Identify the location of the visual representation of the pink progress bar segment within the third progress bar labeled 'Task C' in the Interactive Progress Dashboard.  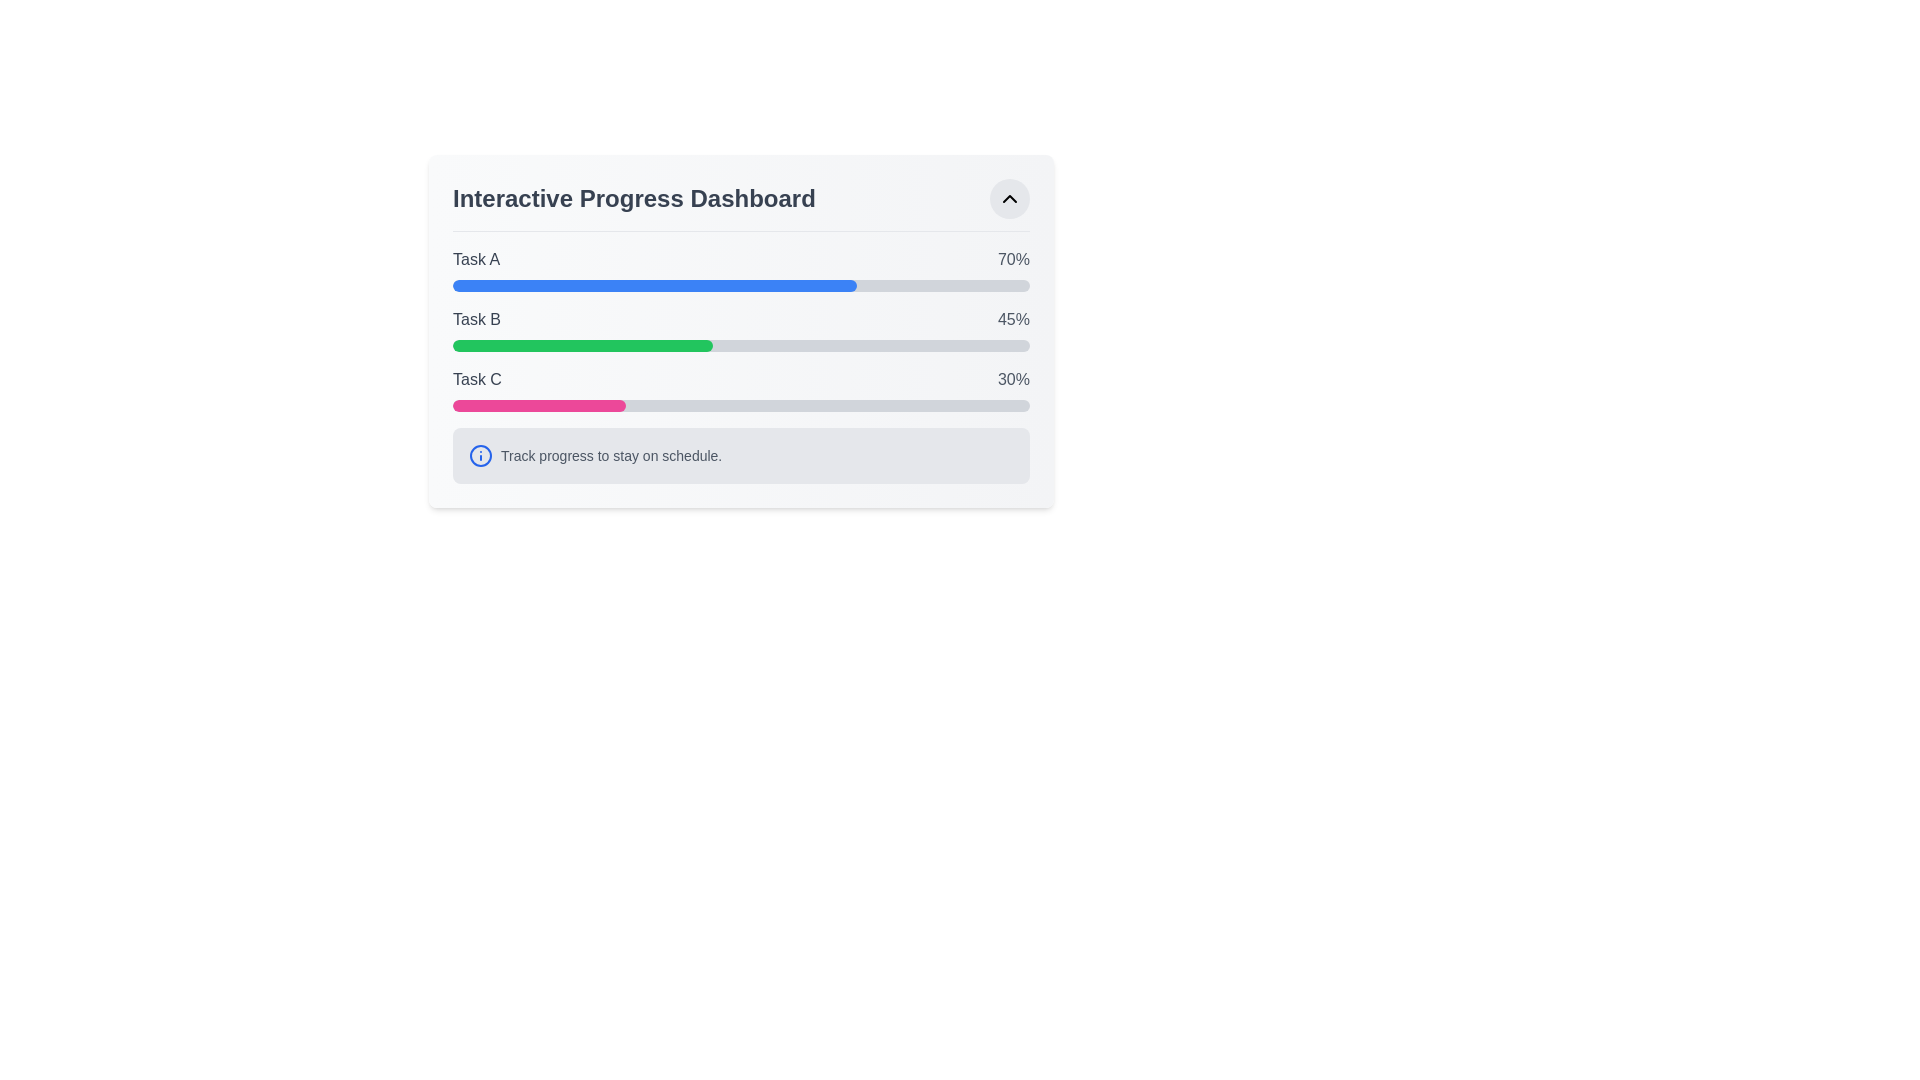
(539, 405).